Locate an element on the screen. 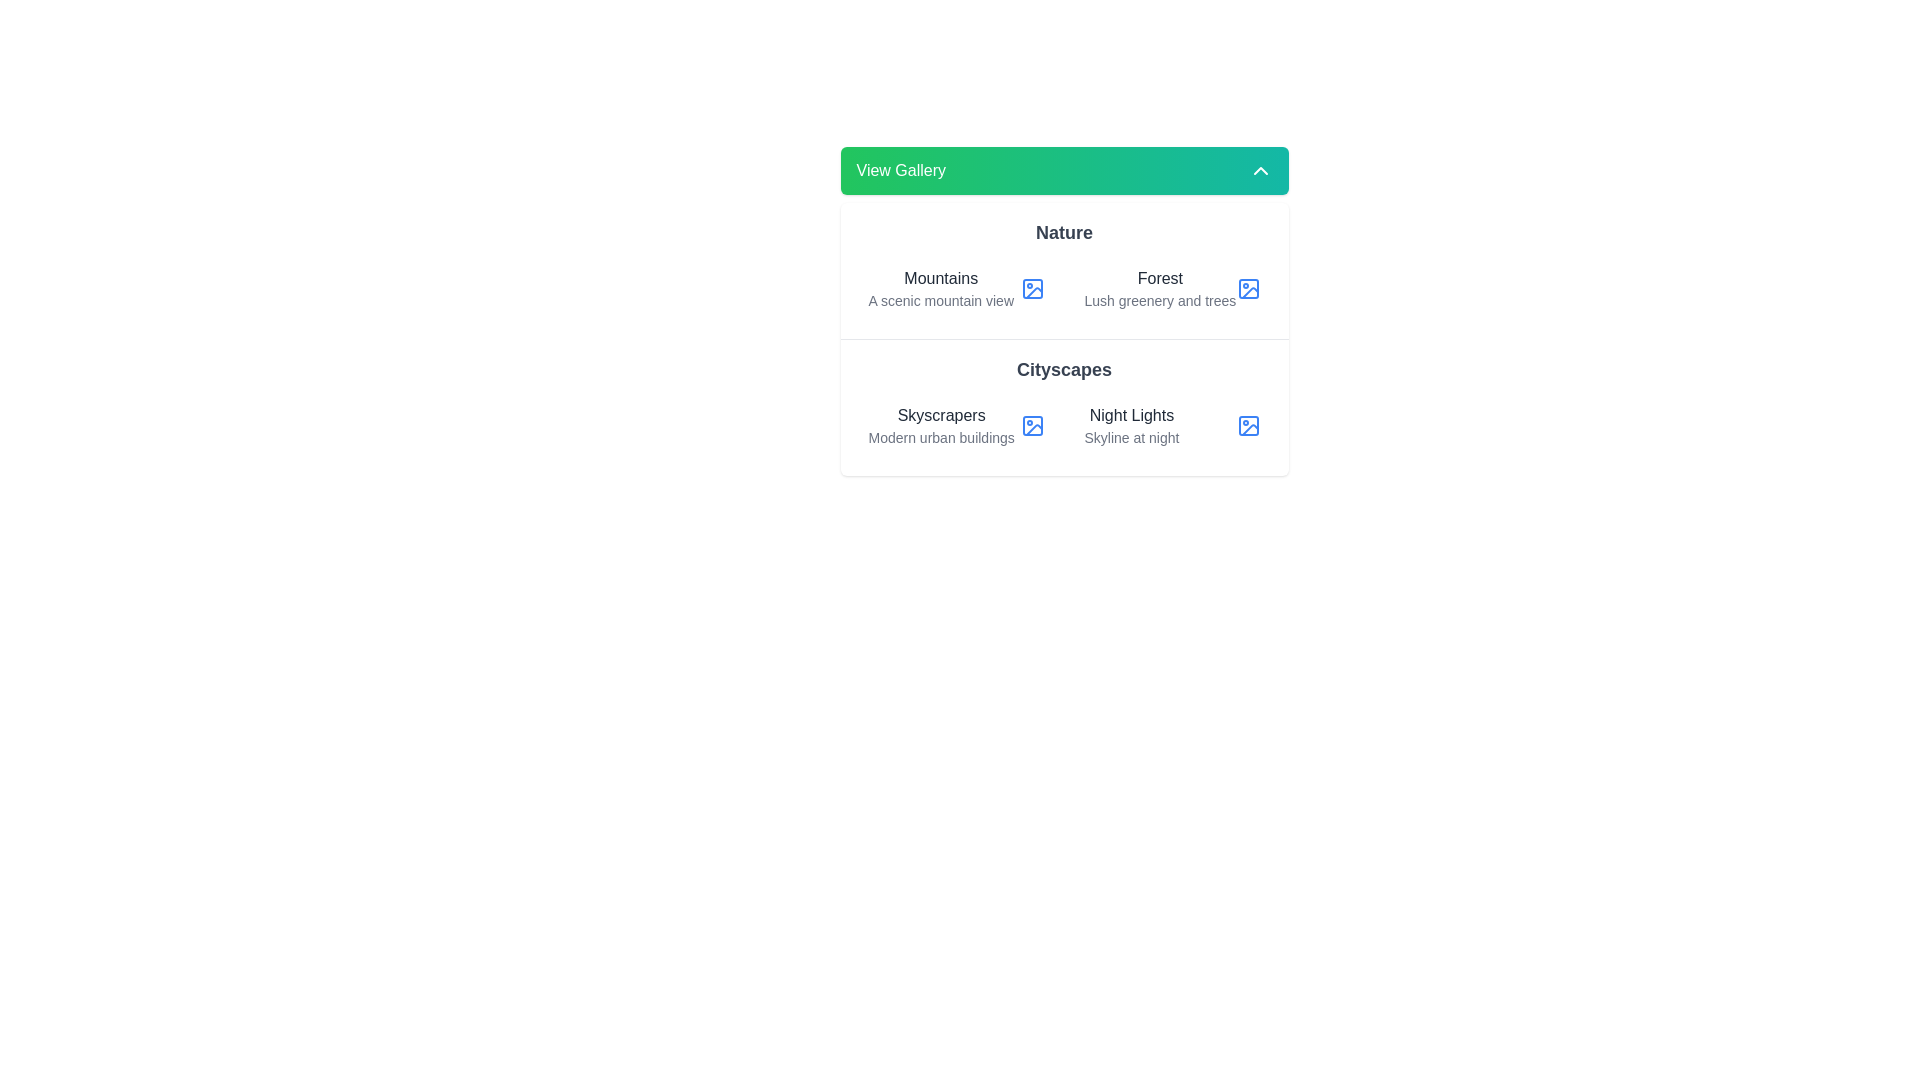 The image size is (1920, 1080). text label that categorizes options related to skyscrapers, located in the 'Cityscapes' section, positioned above the 'Modern urban buildings' descriptive text is located at coordinates (940, 415).